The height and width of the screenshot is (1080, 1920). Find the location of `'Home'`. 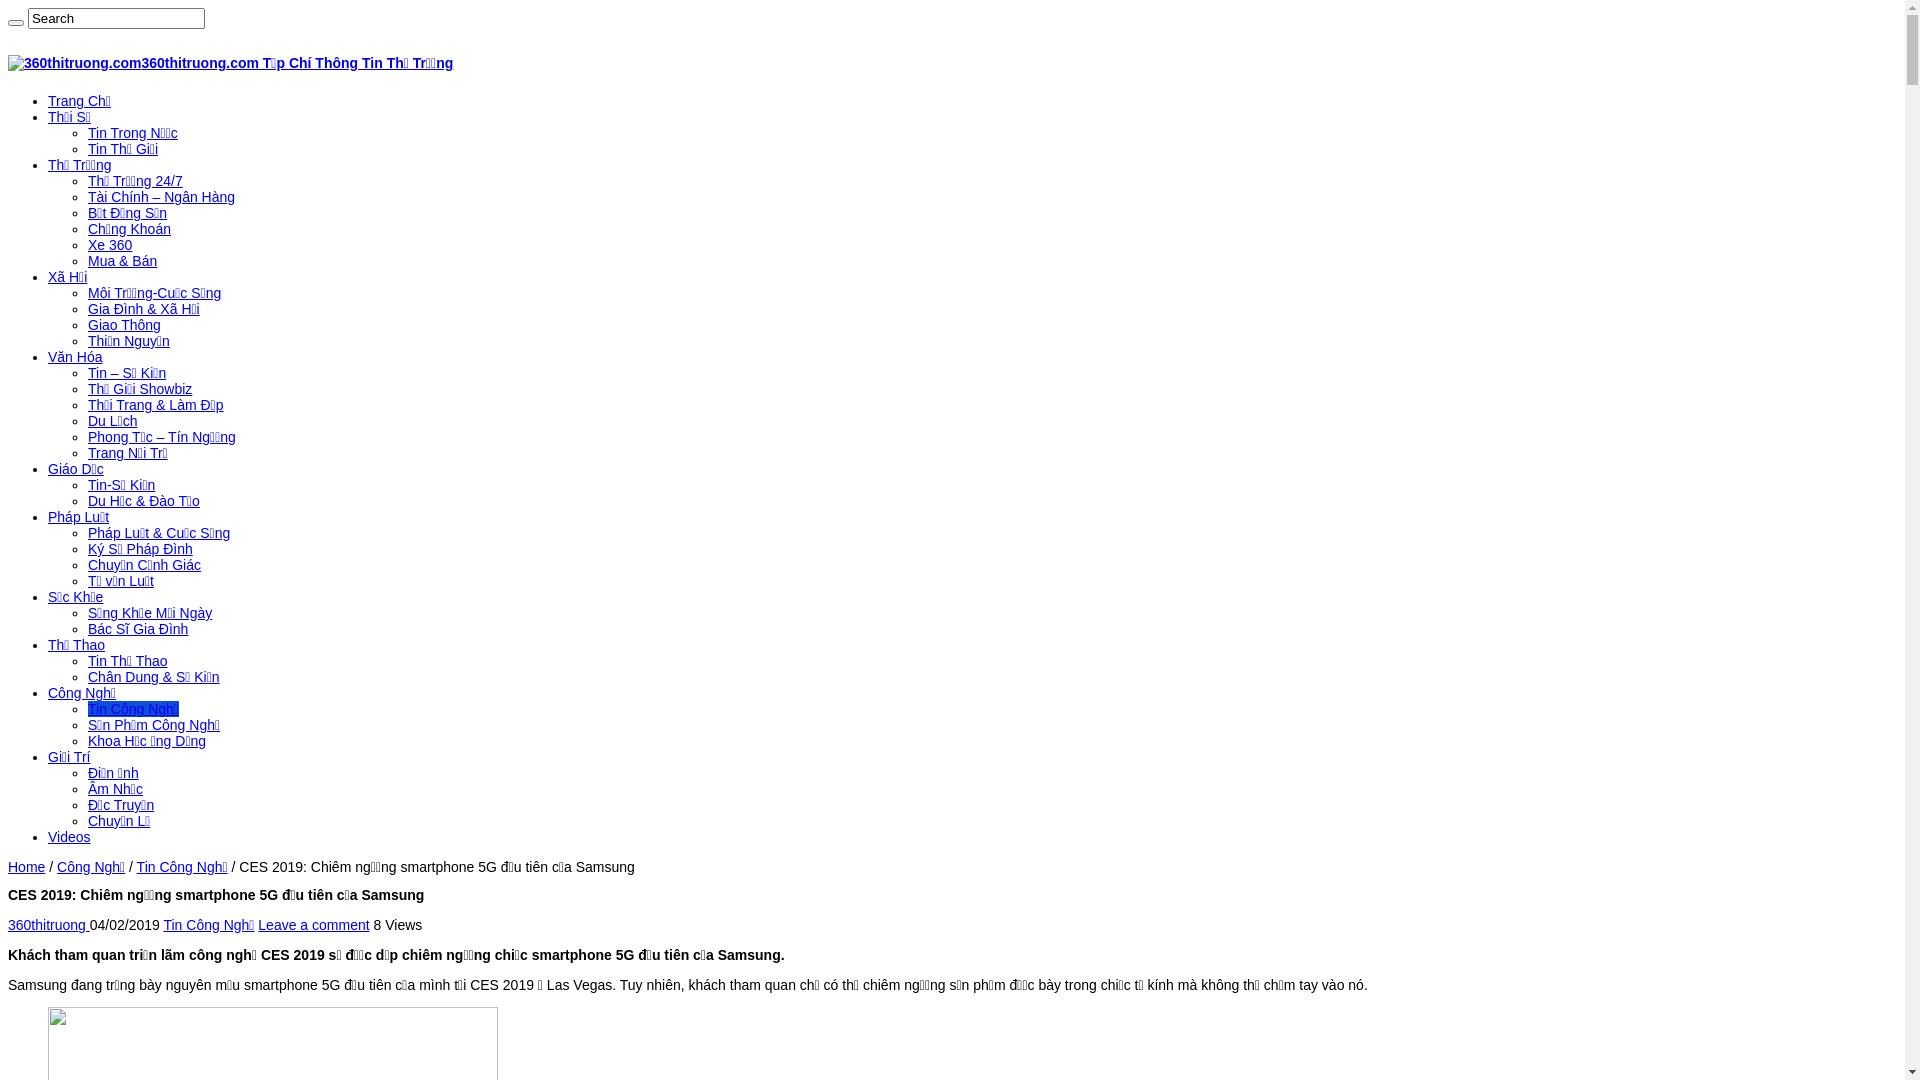

'Home' is located at coordinates (8, 866).